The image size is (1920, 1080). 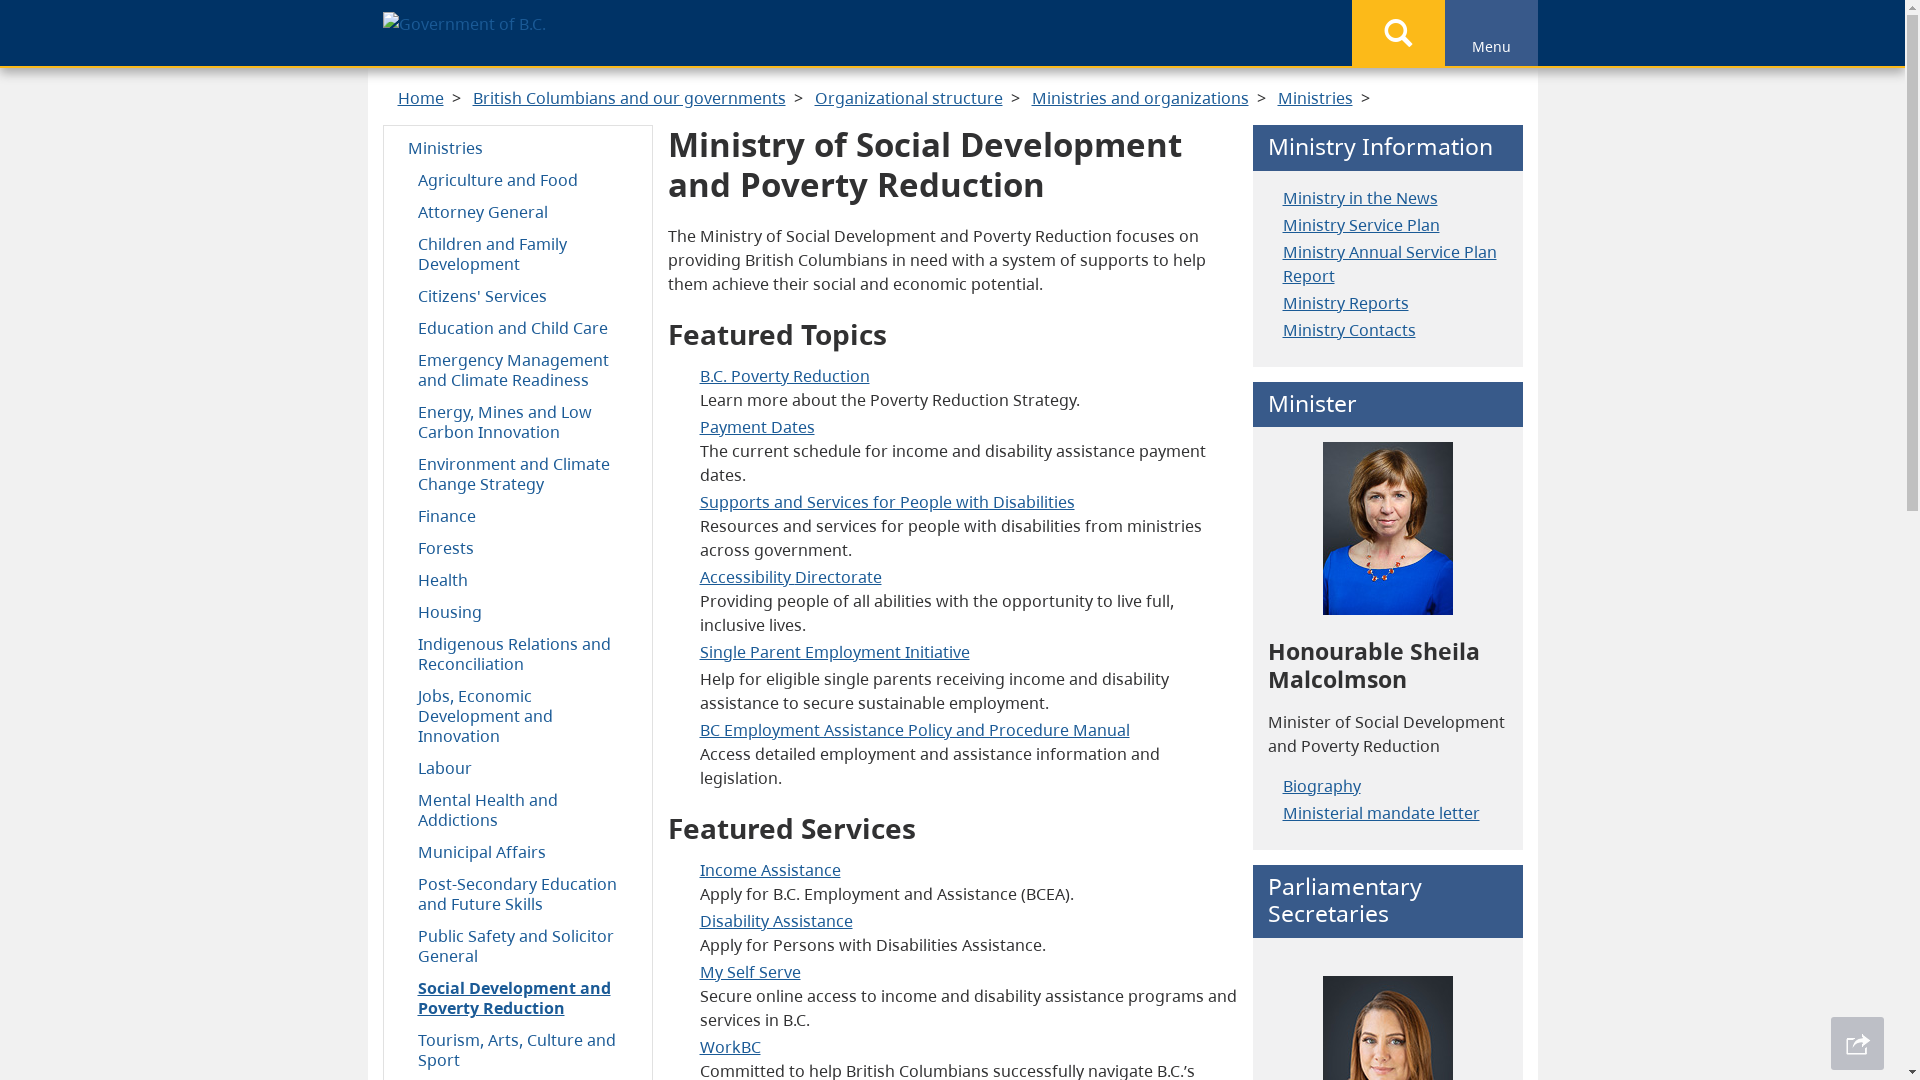 What do you see at coordinates (518, 473) in the screenshot?
I see `'Environment and Climate Change Strategy'` at bounding box center [518, 473].